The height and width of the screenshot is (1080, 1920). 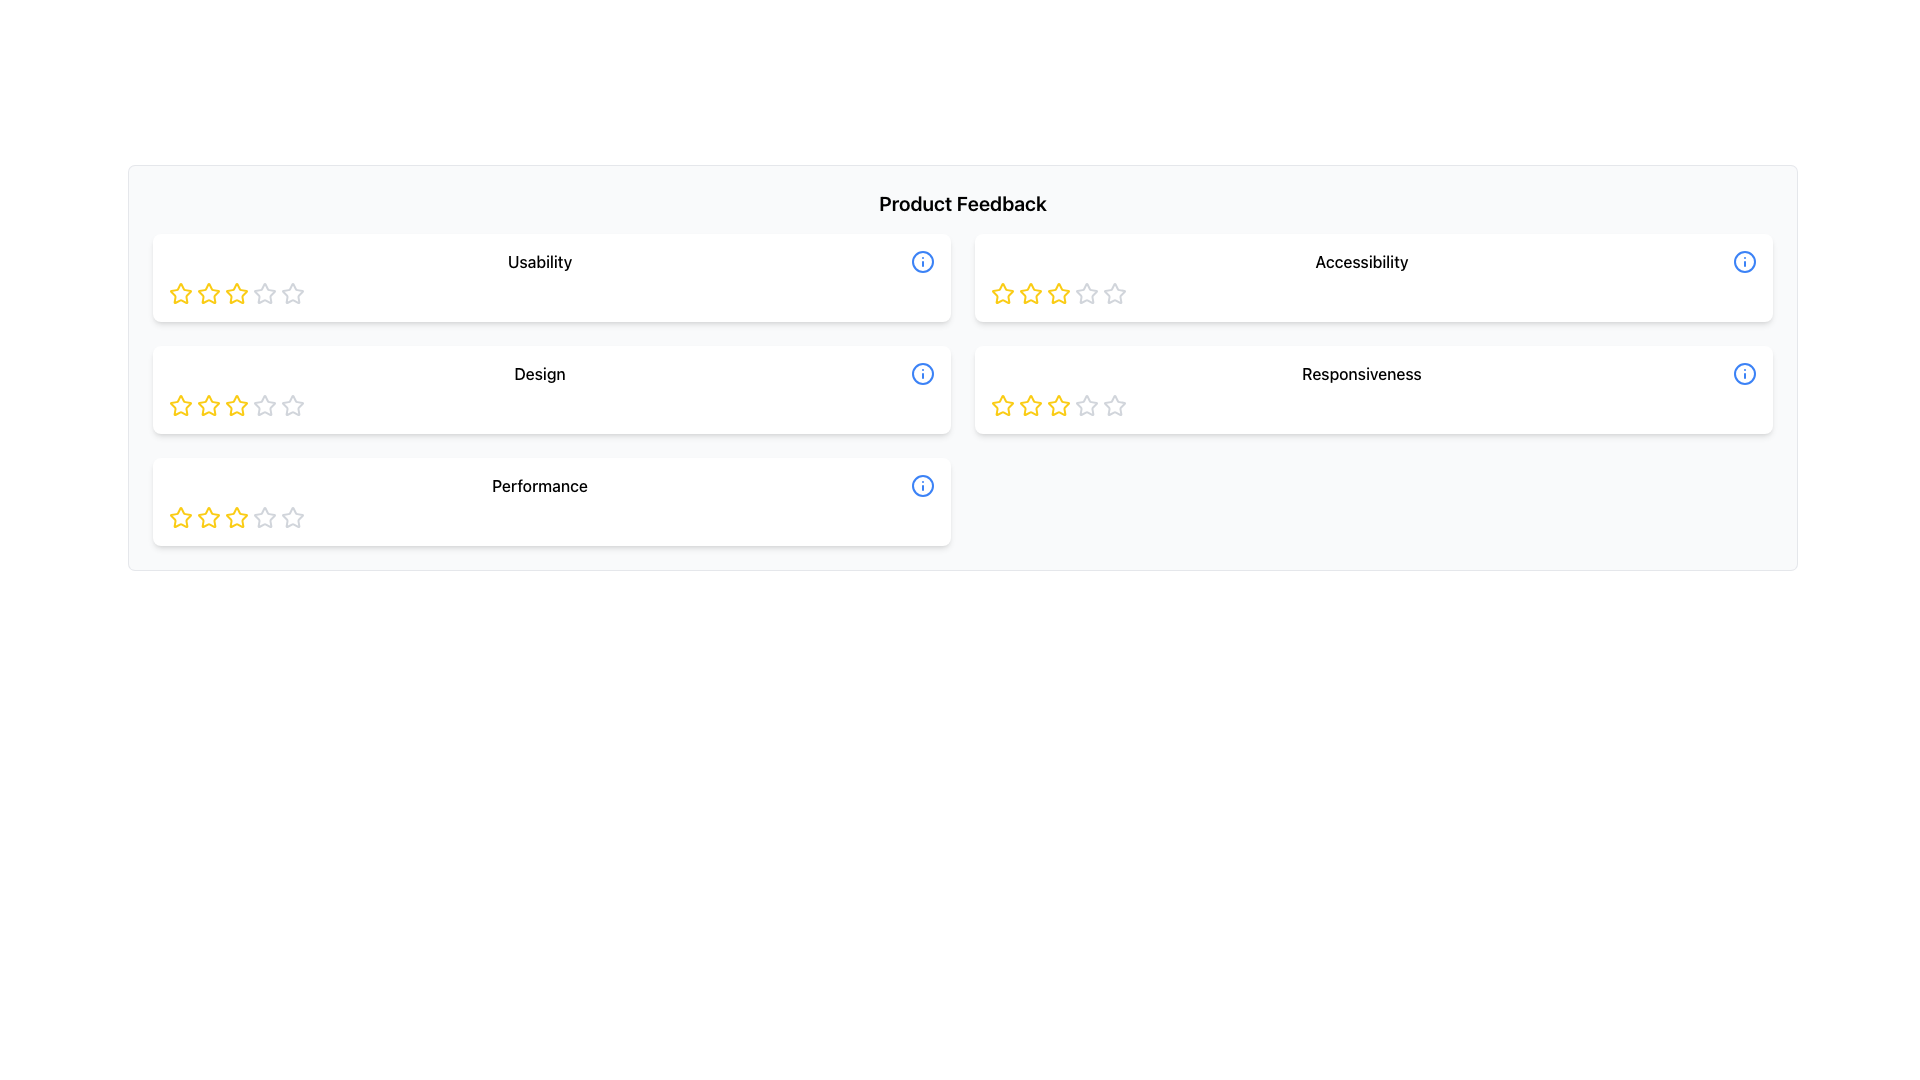 I want to click on the second star icon, so click(x=1056, y=293).